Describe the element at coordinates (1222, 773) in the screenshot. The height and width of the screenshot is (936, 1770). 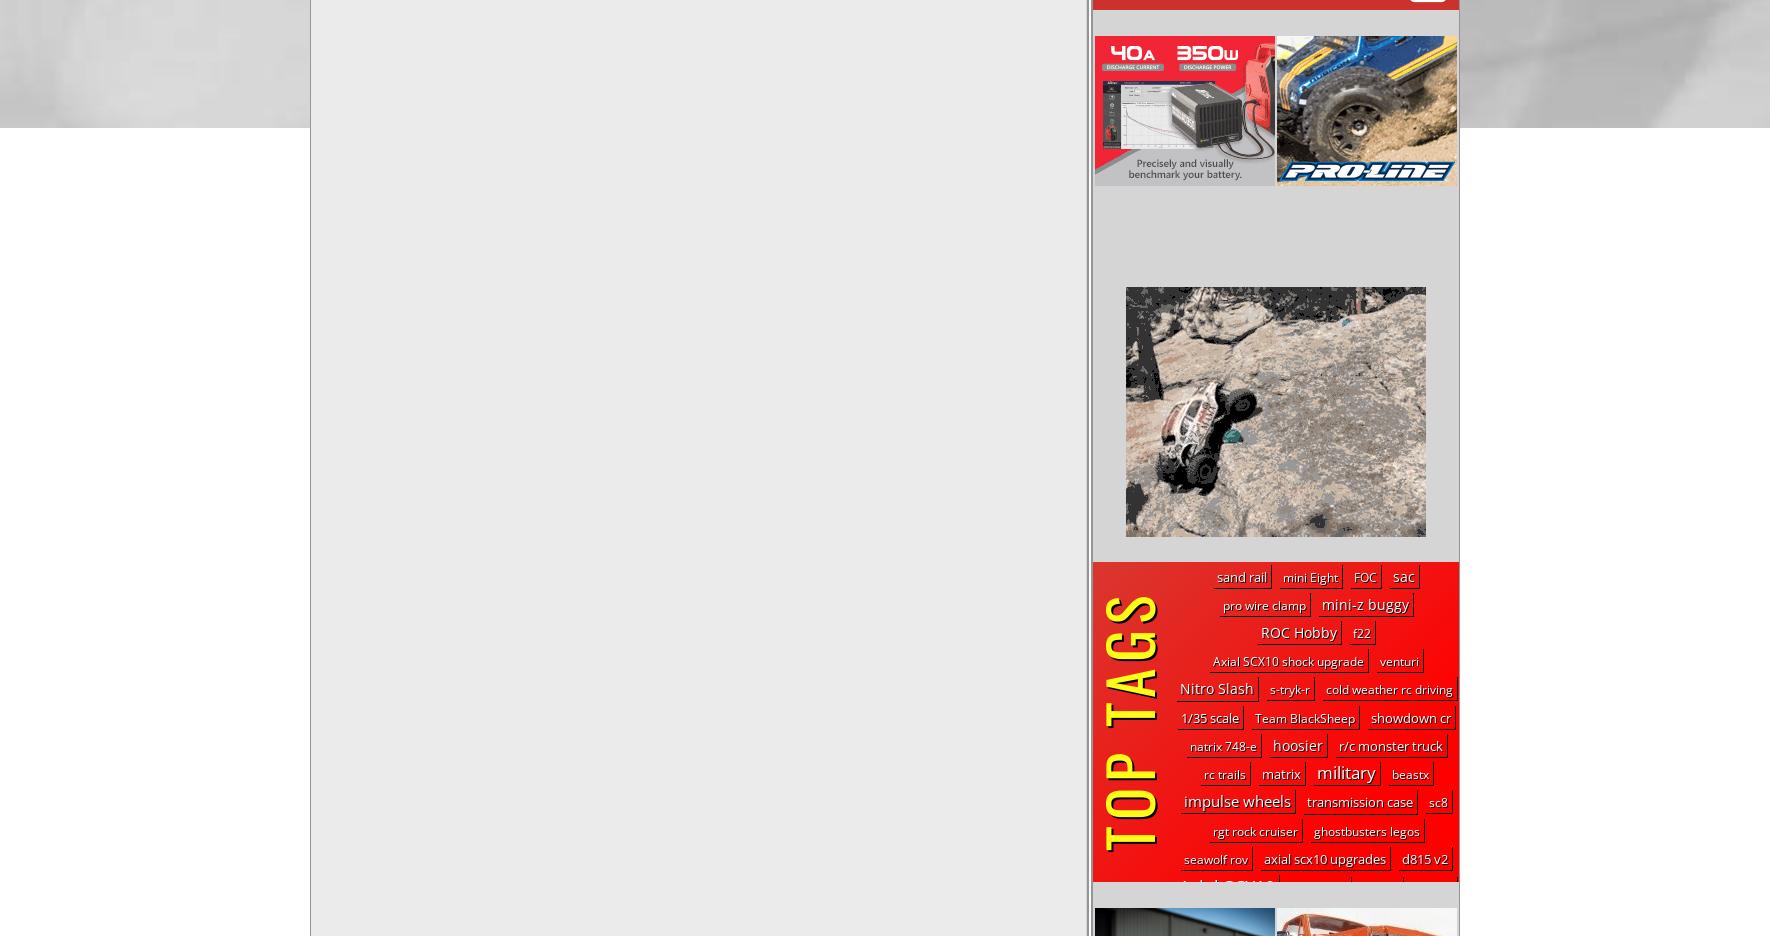
I see `'rc trails'` at that location.